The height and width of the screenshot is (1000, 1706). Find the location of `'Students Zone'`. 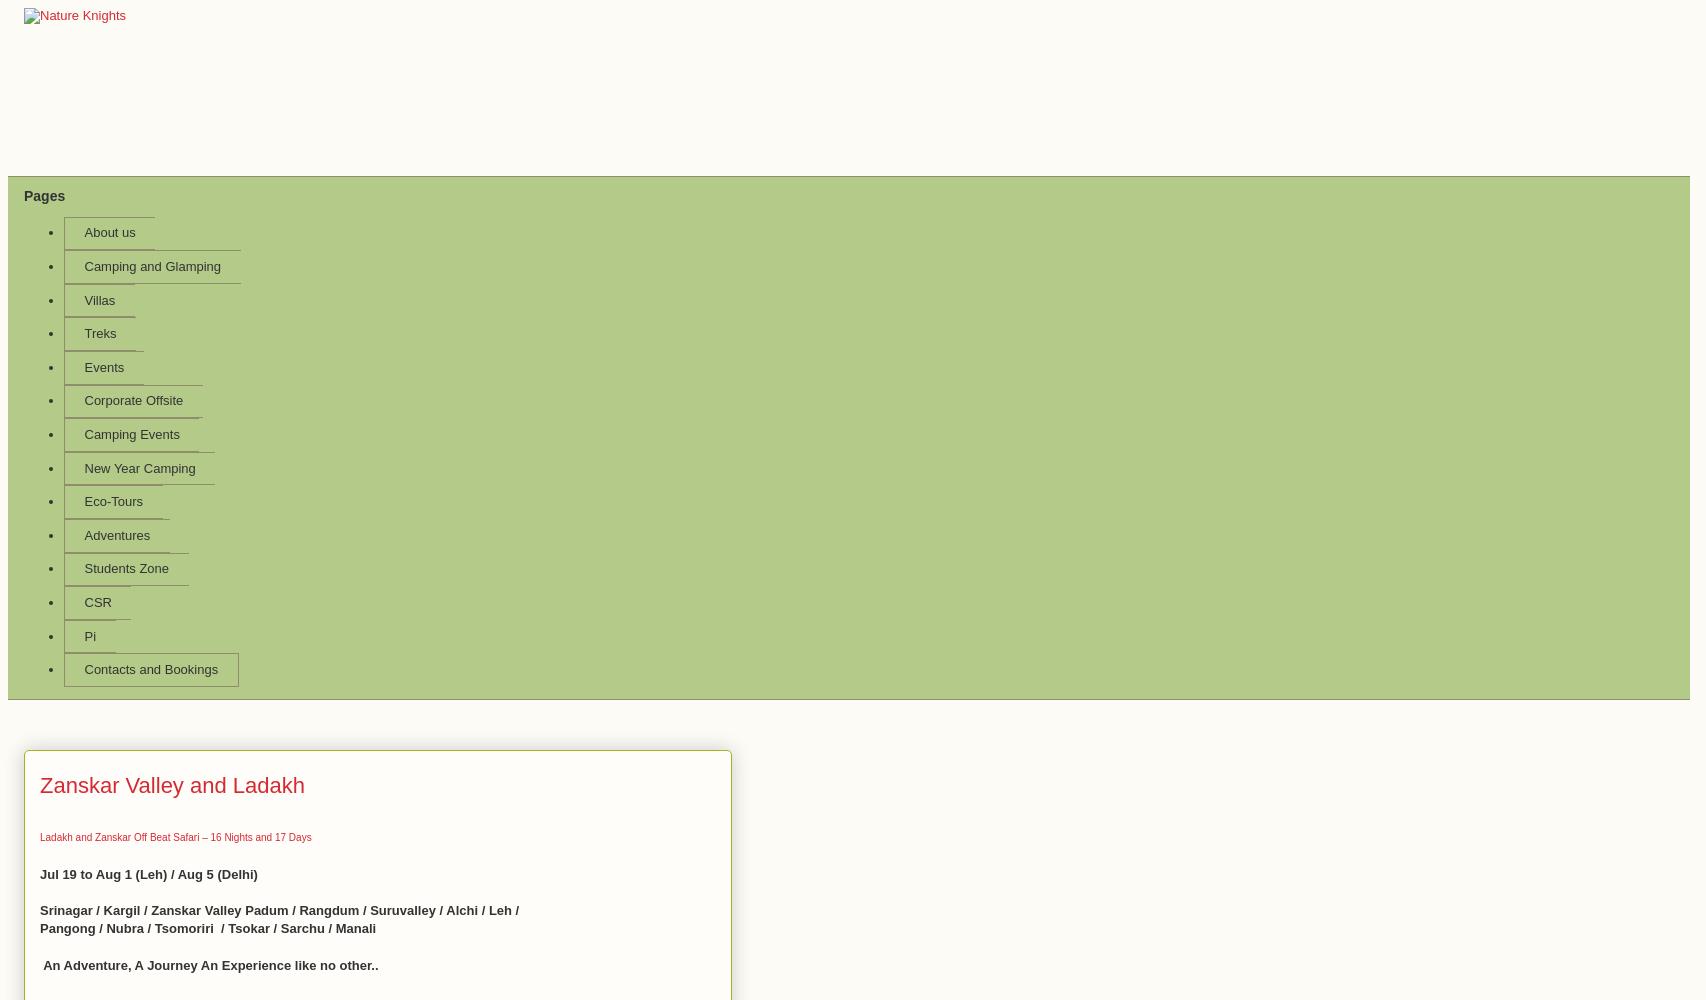

'Students Zone' is located at coordinates (83, 567).